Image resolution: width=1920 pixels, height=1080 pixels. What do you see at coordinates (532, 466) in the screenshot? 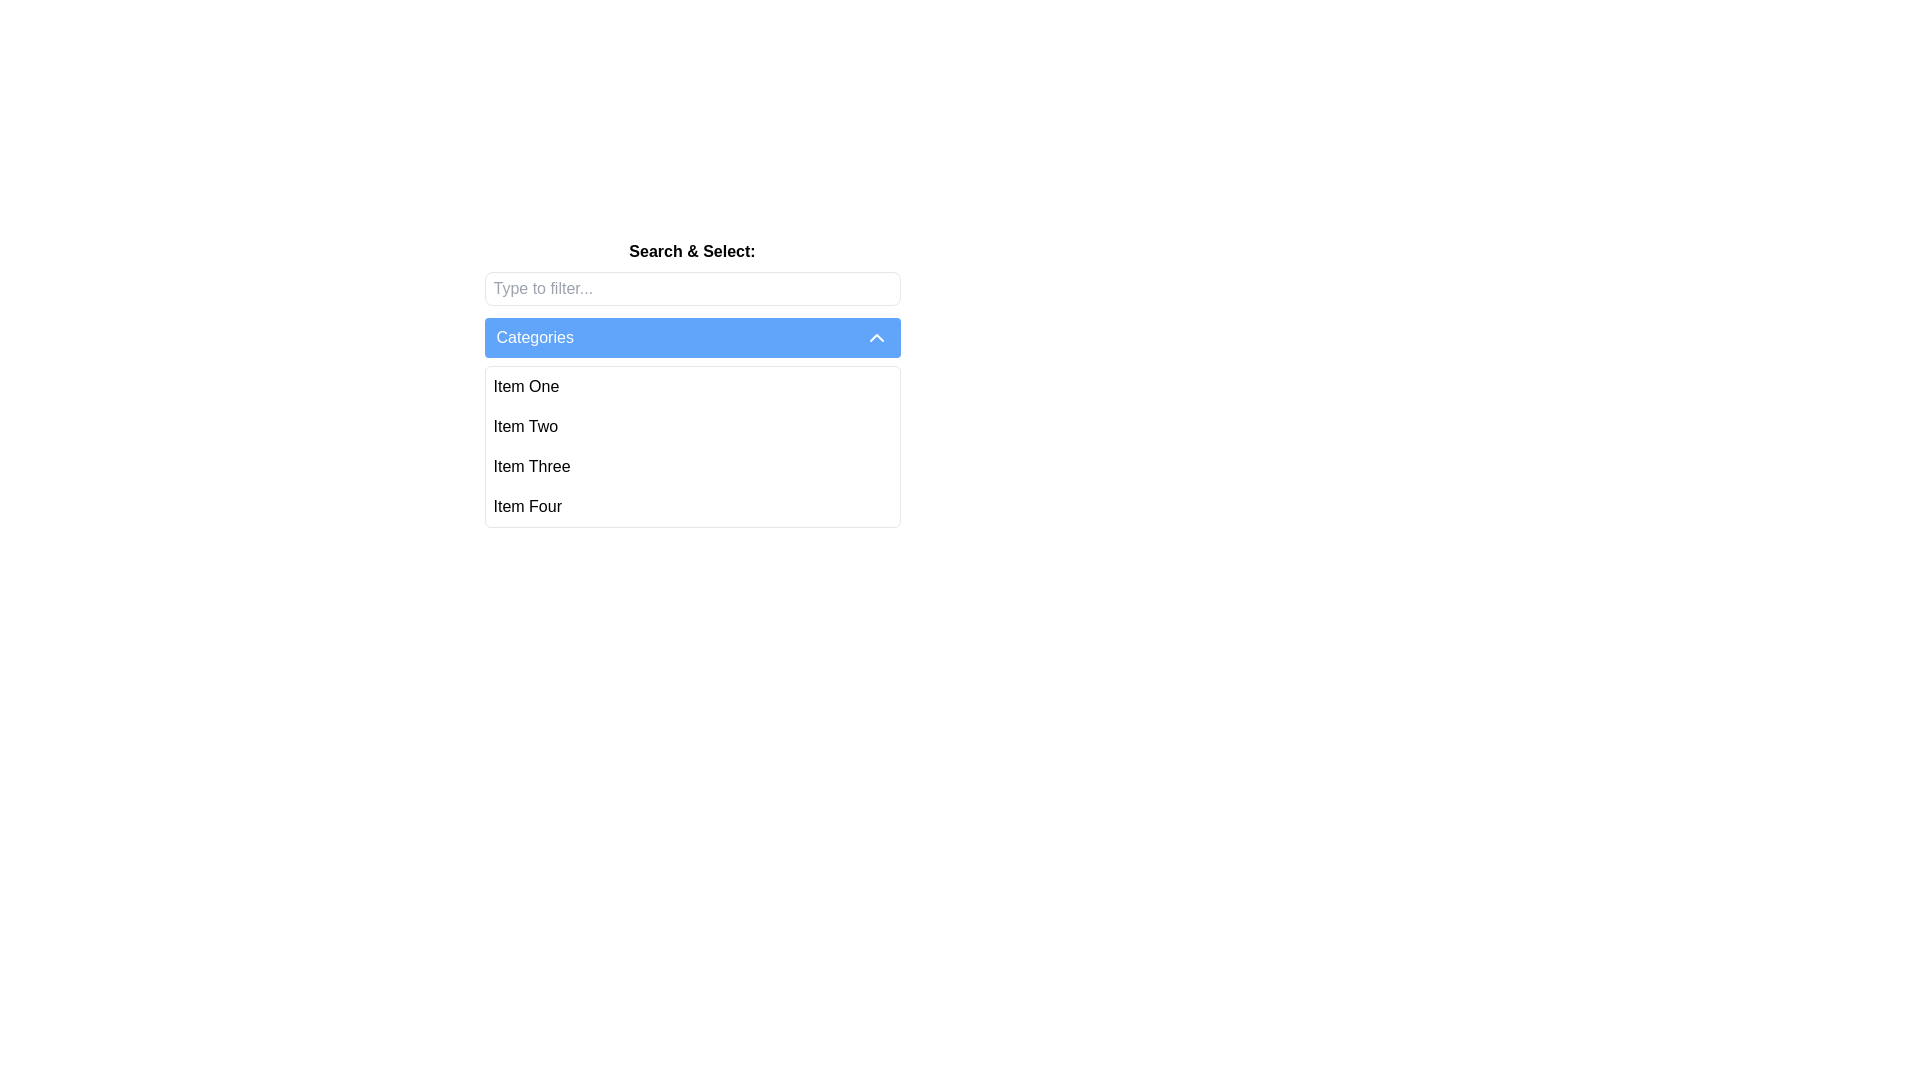
I see `the Text Label that identifies an item in the dropdown menu, located in the third position below the 'Categories' header, between 'Item Two' and 'Item Four'` at bounding box center [532, 466].